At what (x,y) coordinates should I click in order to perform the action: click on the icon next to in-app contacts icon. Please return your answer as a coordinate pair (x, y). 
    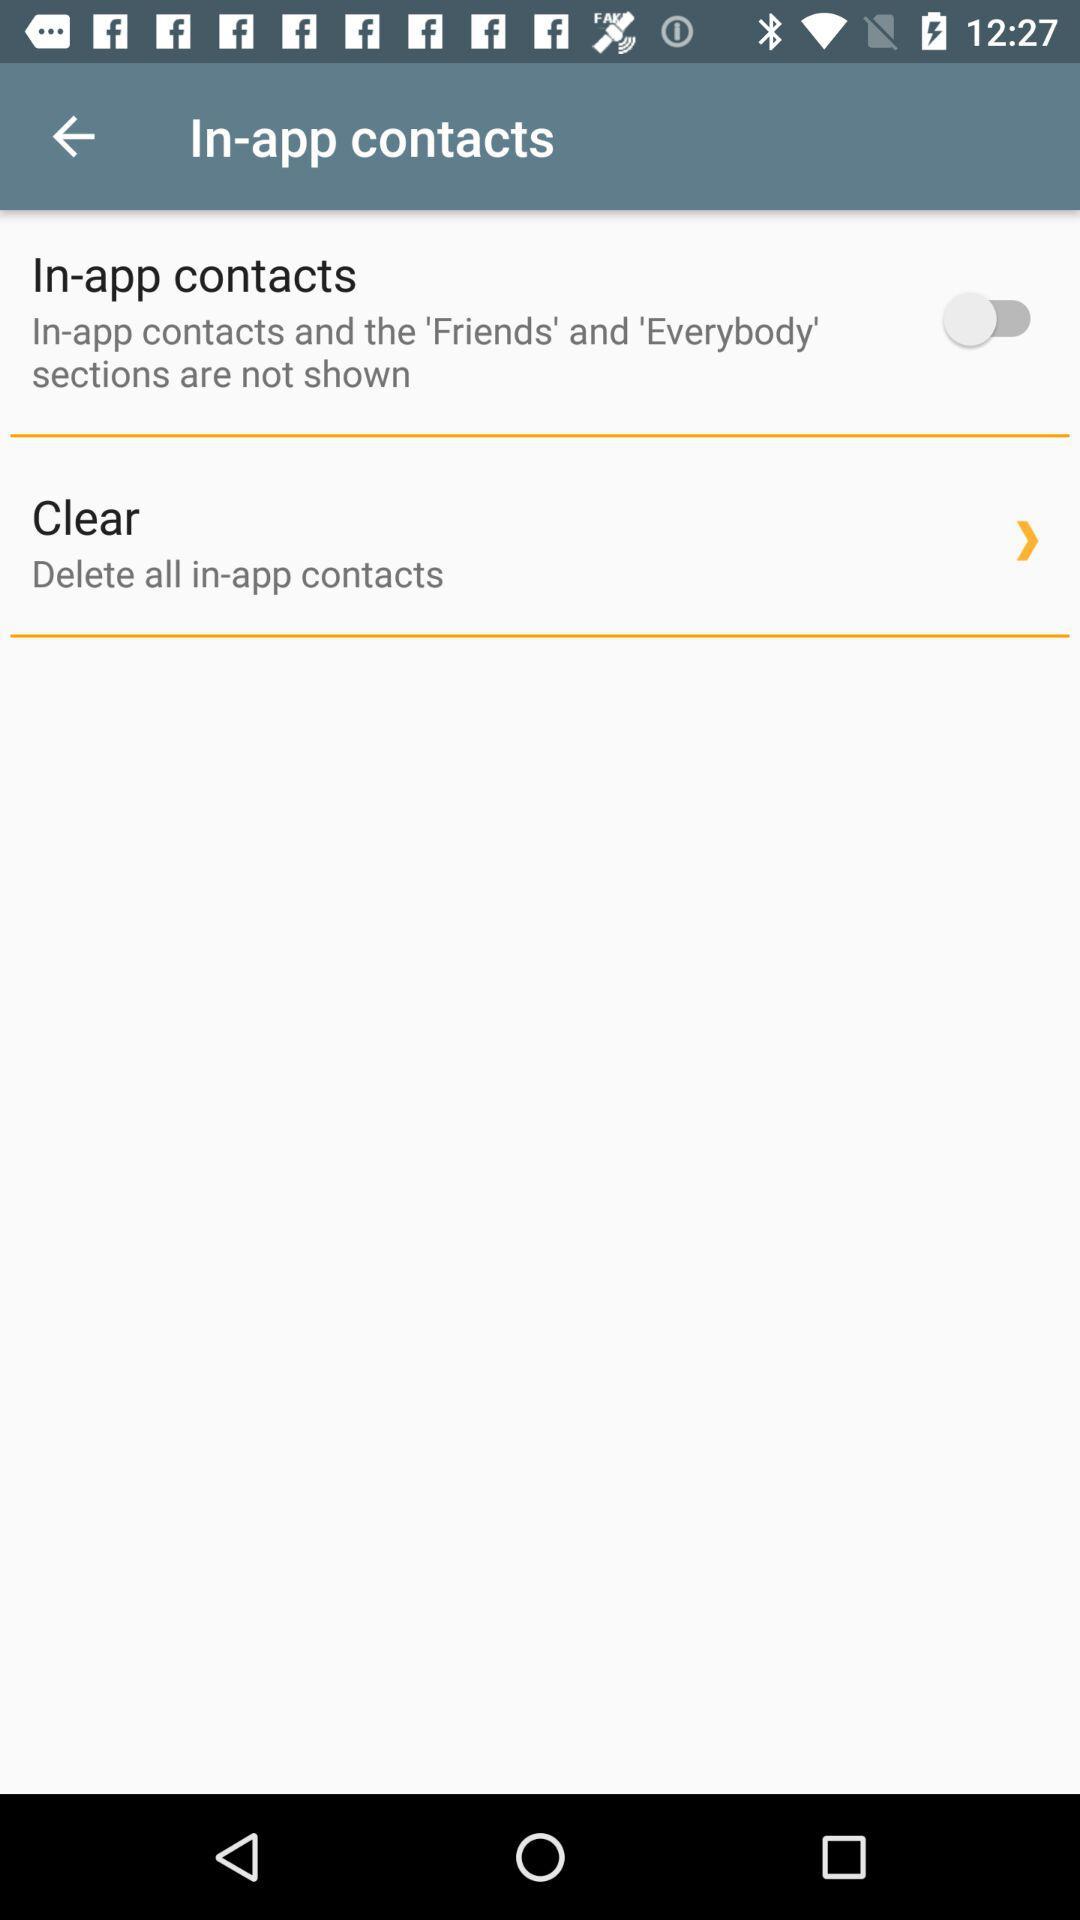
    Looking at the image, I should click on (996, 318).